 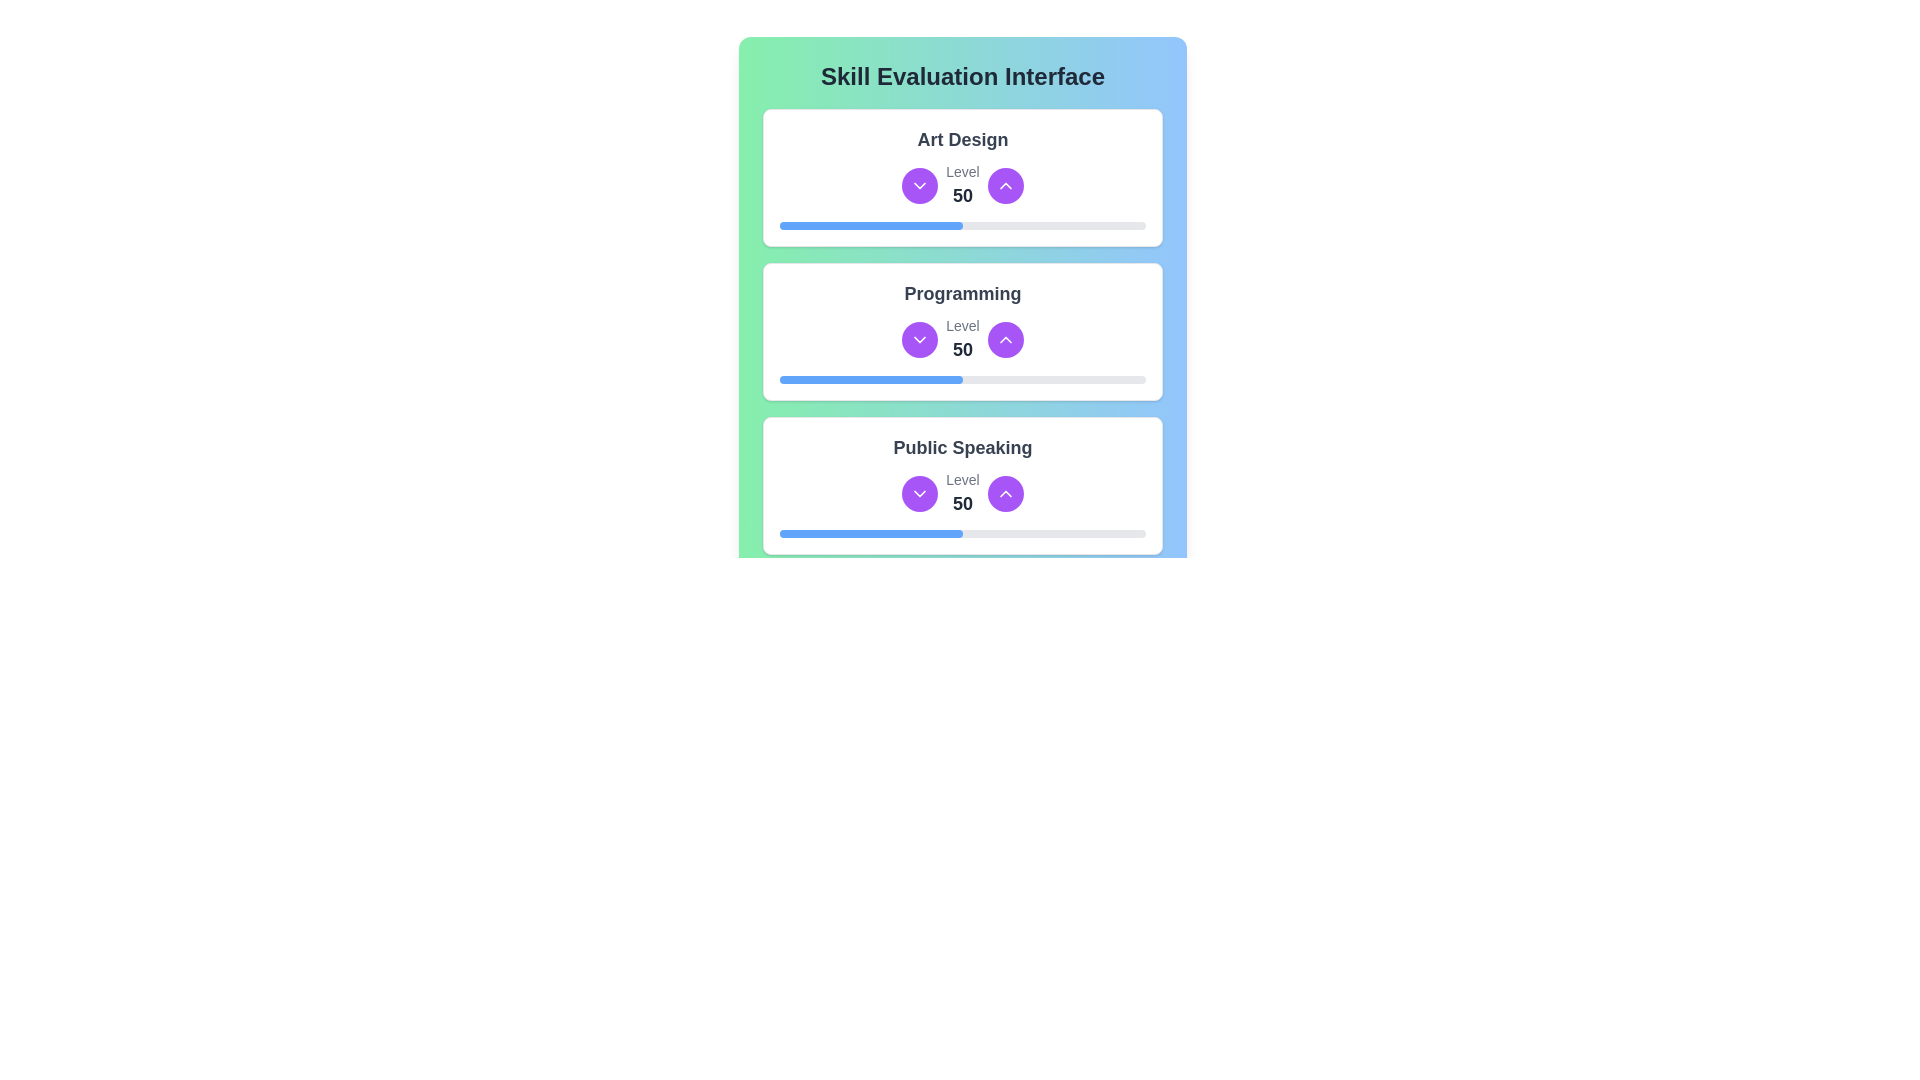 What do you see at coordinates (871, 380) in the screenshot?
I see `the blue progress bar segment representing 50% completion in the 'Programming' skill section` at bounding box center [871, 380].